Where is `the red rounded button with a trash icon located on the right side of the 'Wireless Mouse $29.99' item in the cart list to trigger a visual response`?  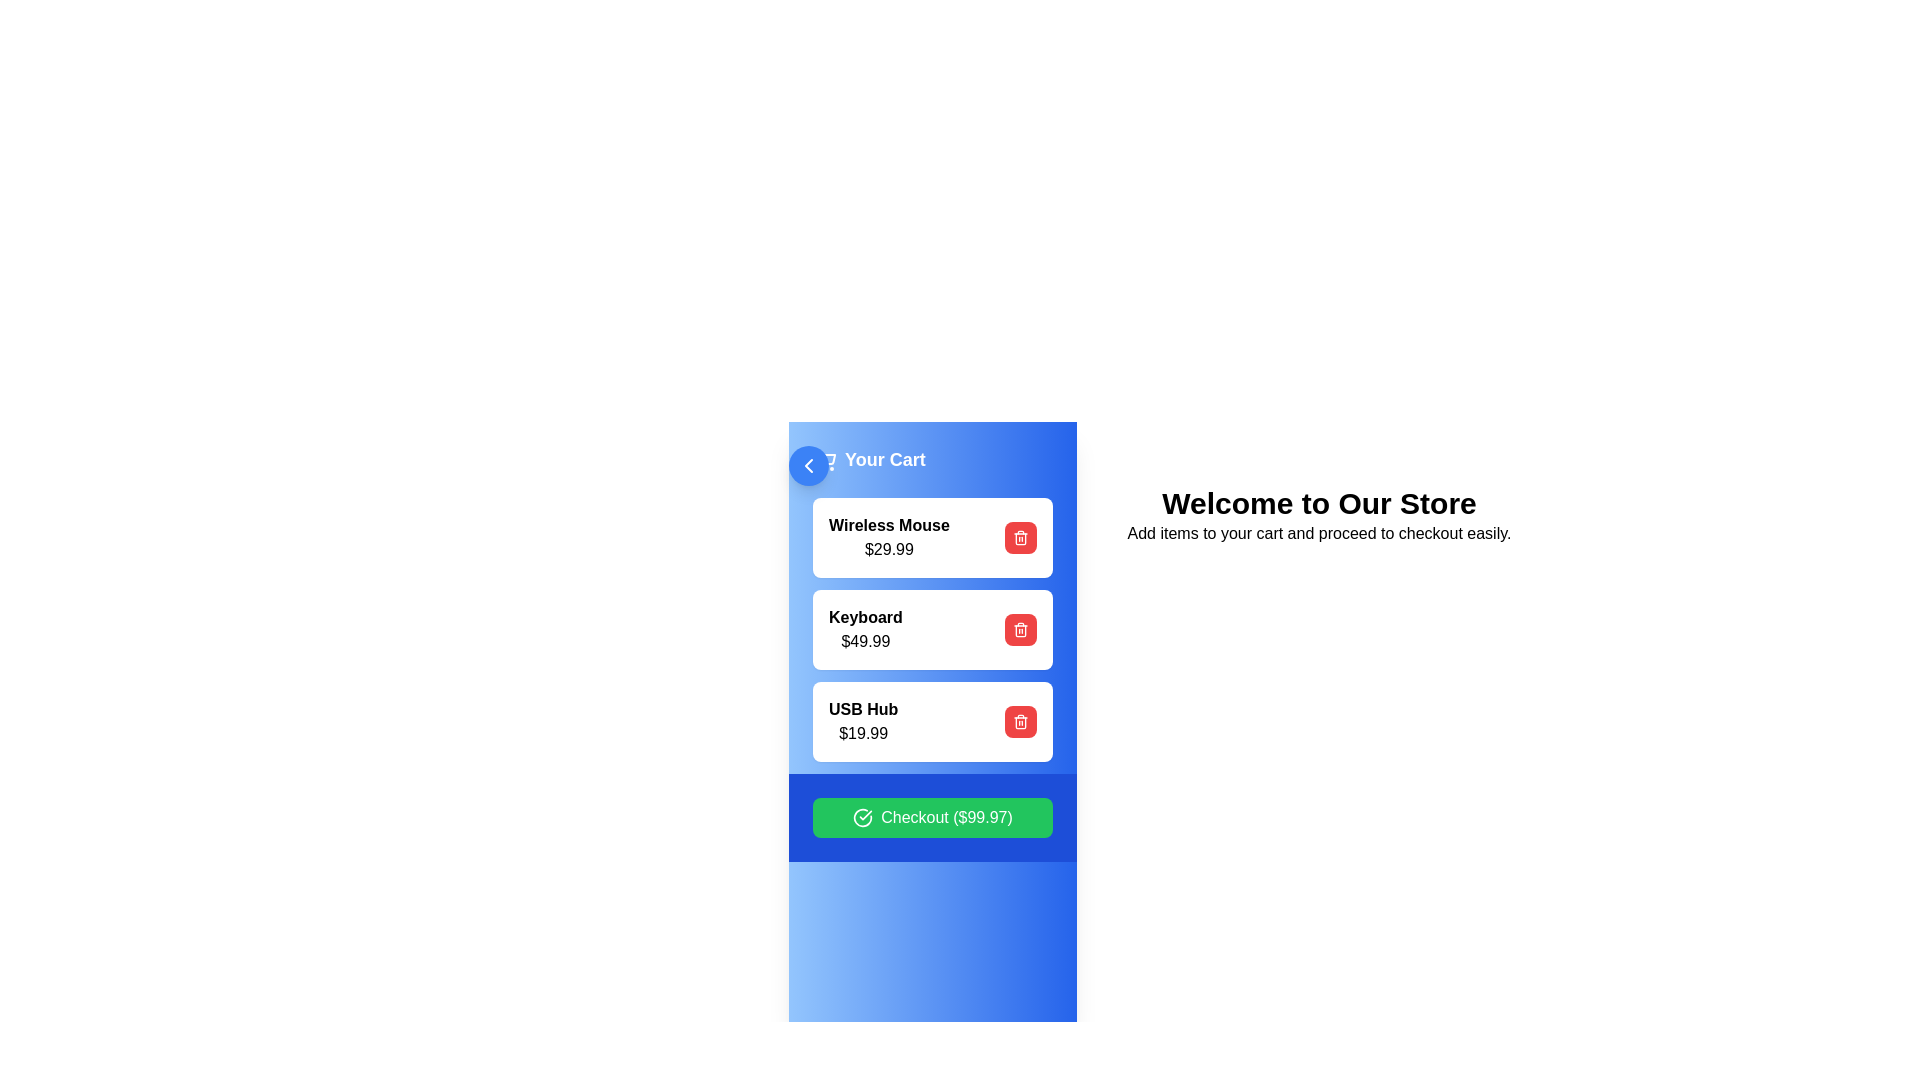
the red rounded button with a trash icon located on the right side of the 'Wireless Mouse $29.99' item in the cart list to trigger a visual response is located at coordinates (1021, 536).